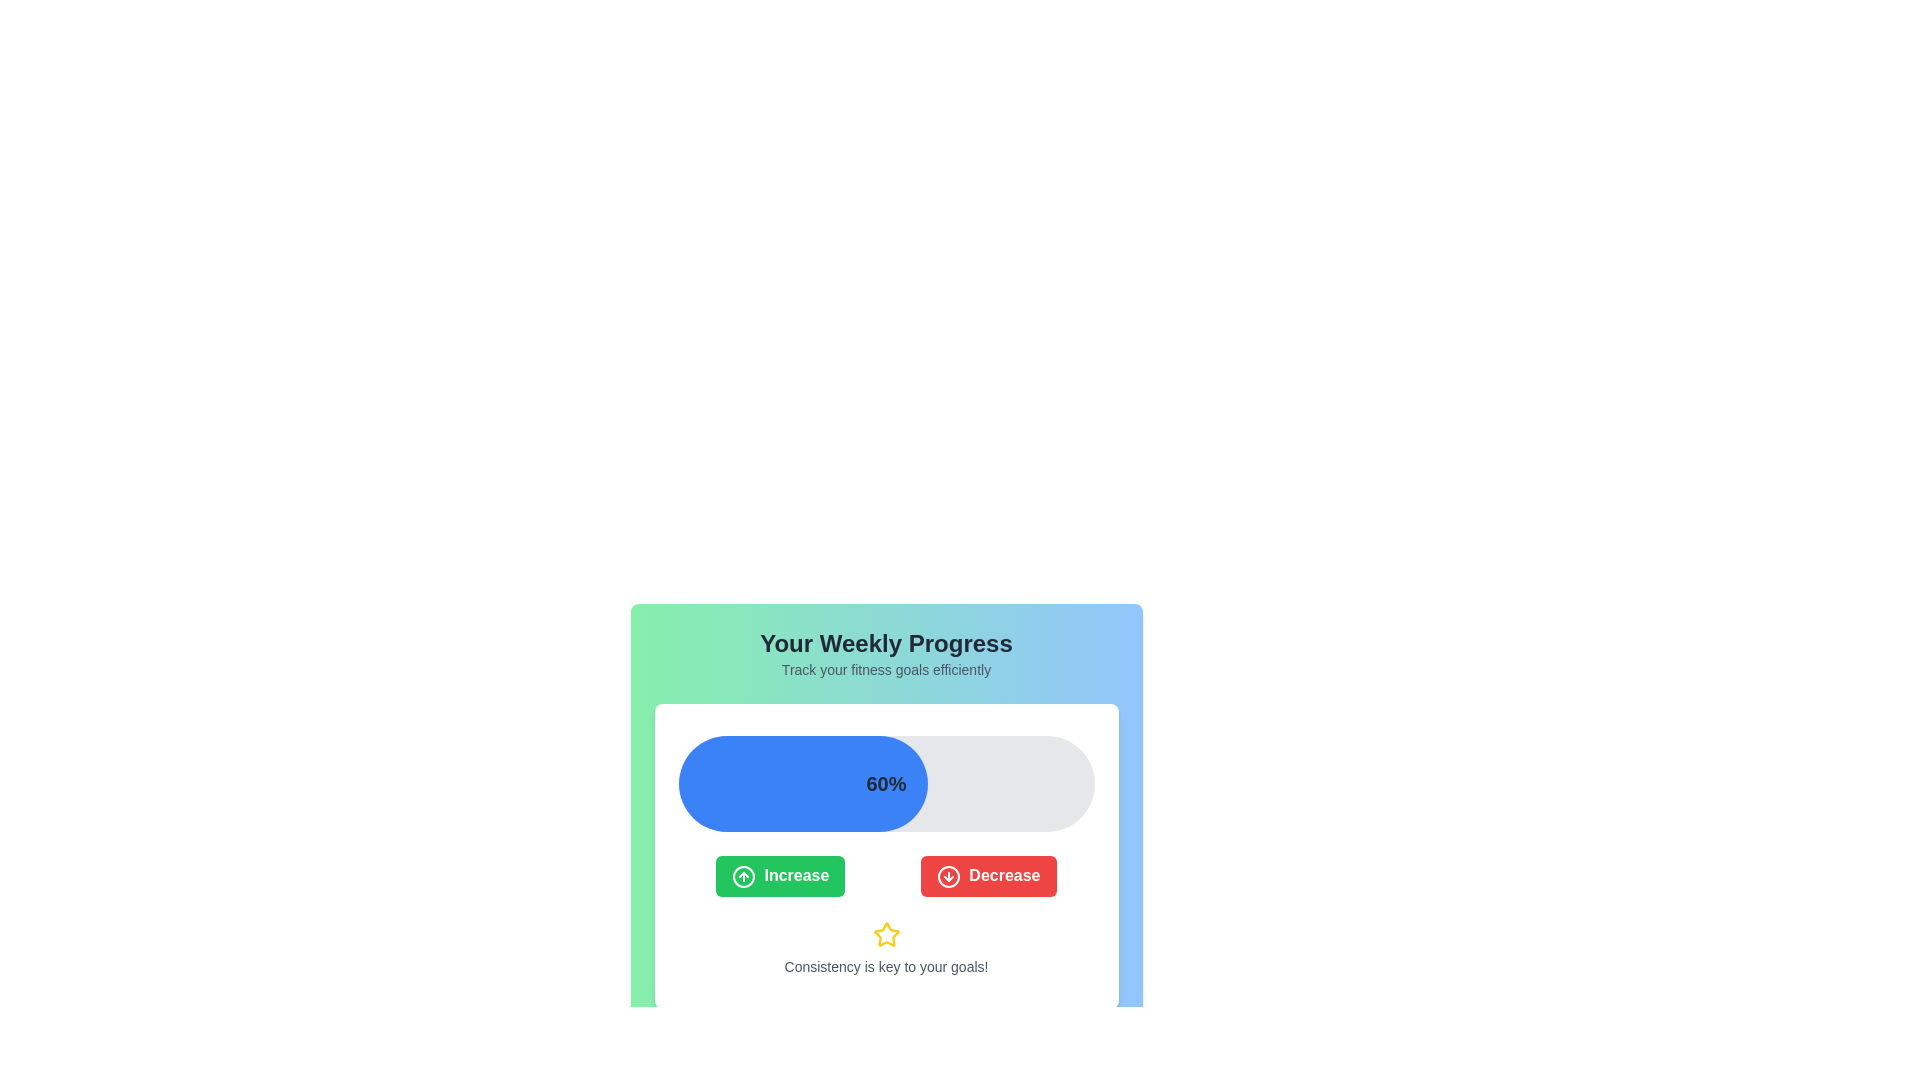 This screenshot has height=1080, width=1920. What do you see at coordinates (743, 875) in the screenshot?
I see `the green circle icon with an upward-pointing arrow located within the 'Increase' button below the progress bar` at bounding box center [743, 875].